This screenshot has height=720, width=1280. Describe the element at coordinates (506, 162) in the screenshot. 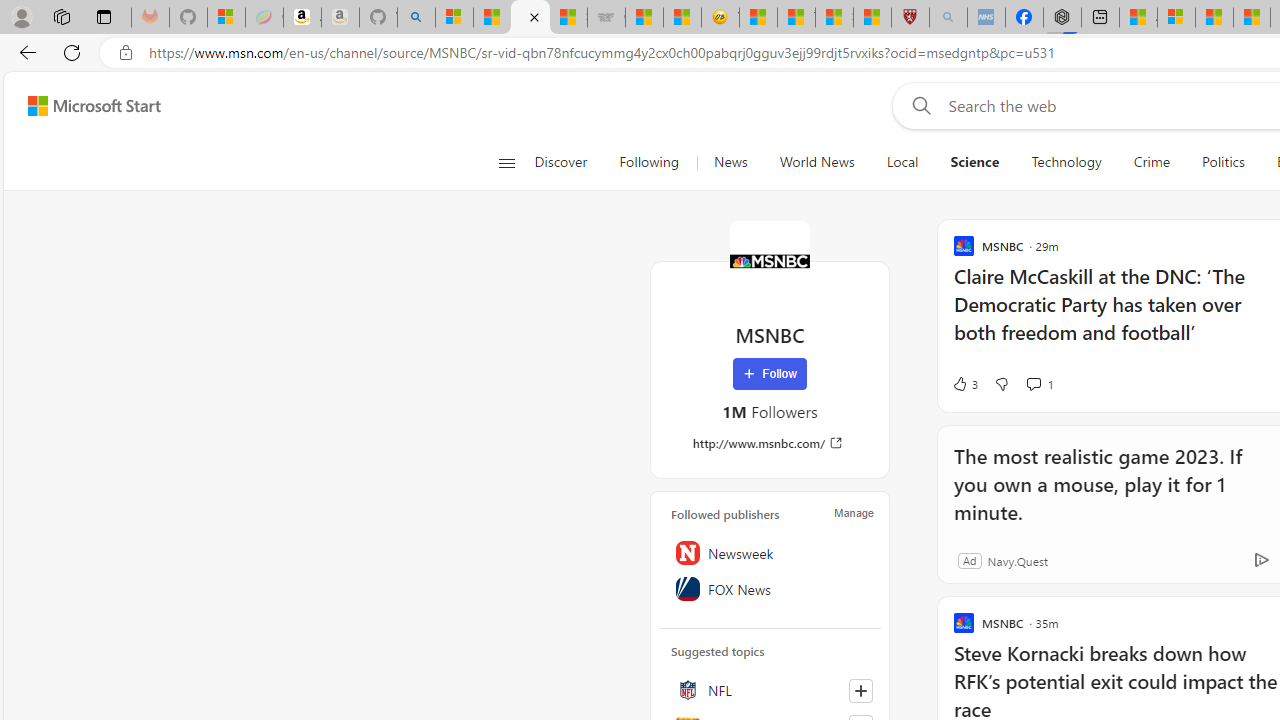

I see `'Open navigation menu'` at that location.